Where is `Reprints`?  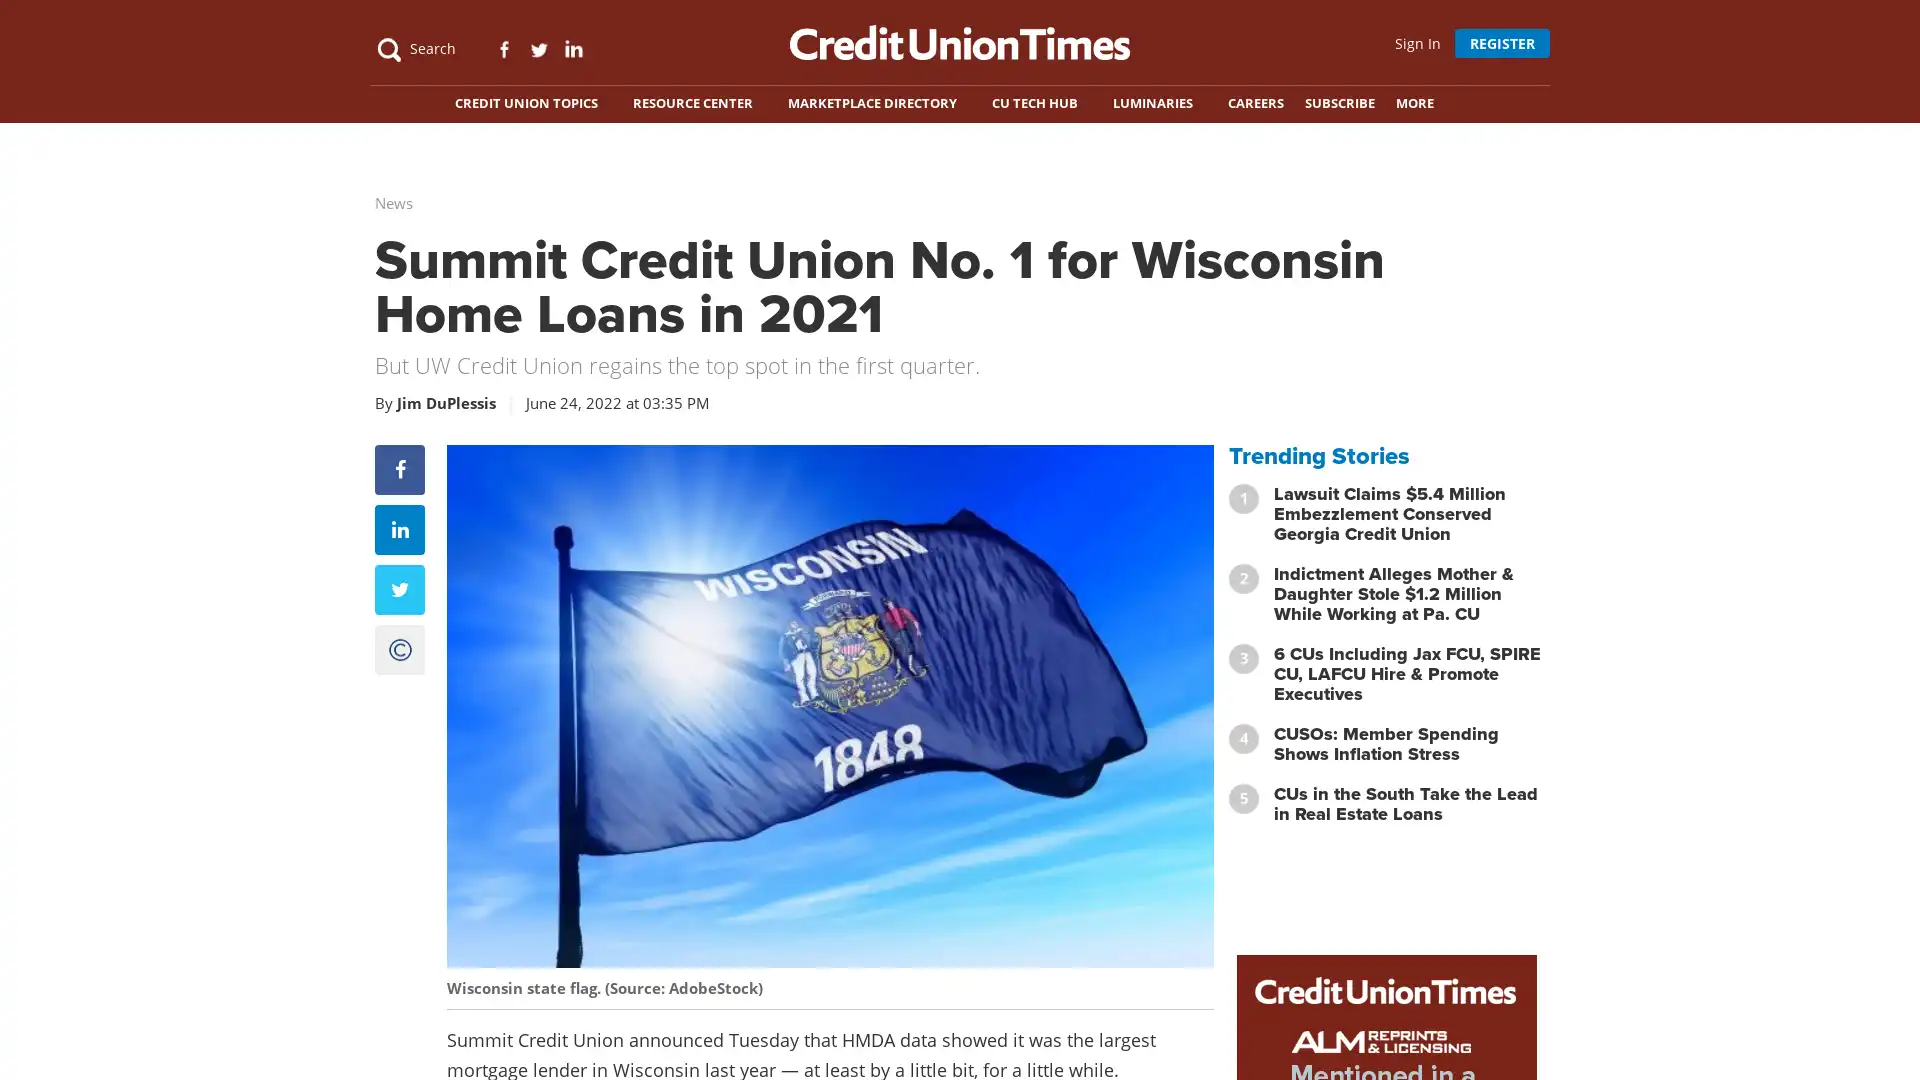
Reprints is located at coordinates (399, 729).